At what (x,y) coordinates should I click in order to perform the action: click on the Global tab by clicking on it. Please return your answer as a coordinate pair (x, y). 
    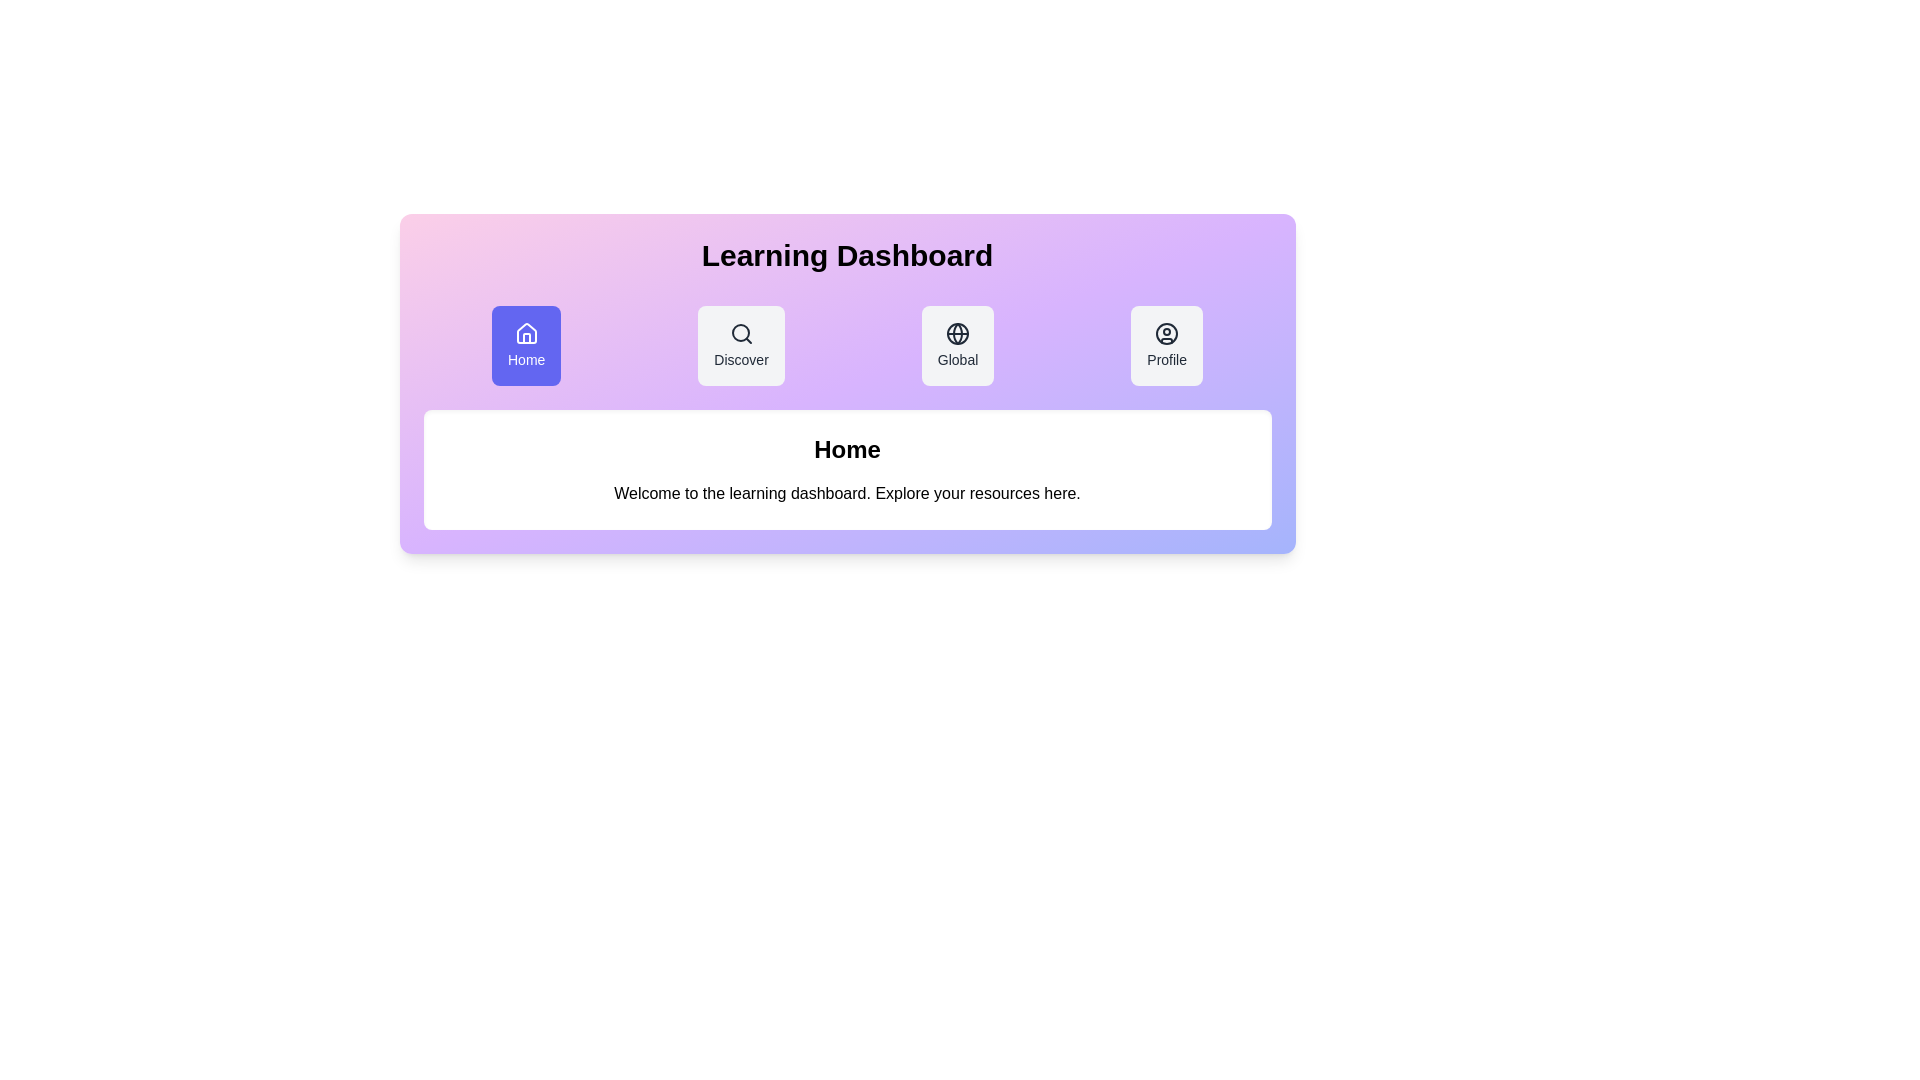
    Looking at the image, I should click on (957, 345).